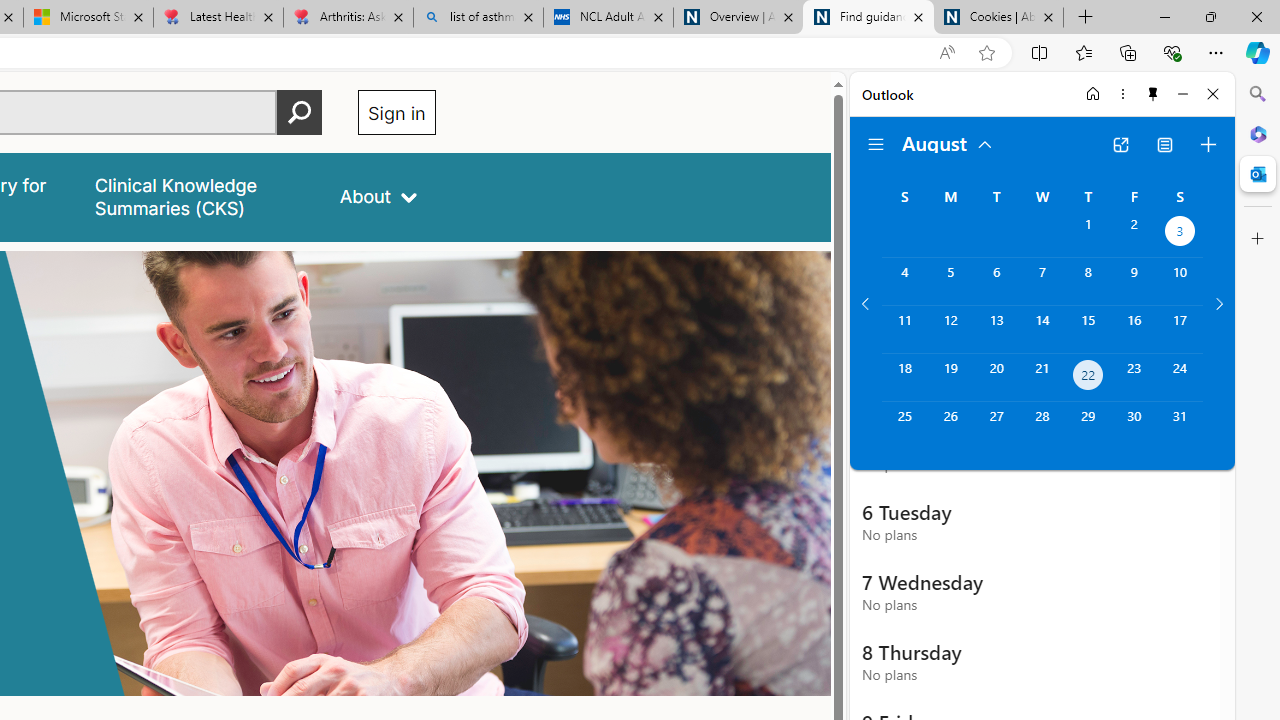  I want to click on 'Saturday, August 10, 2024. ', so click(1180, 281).